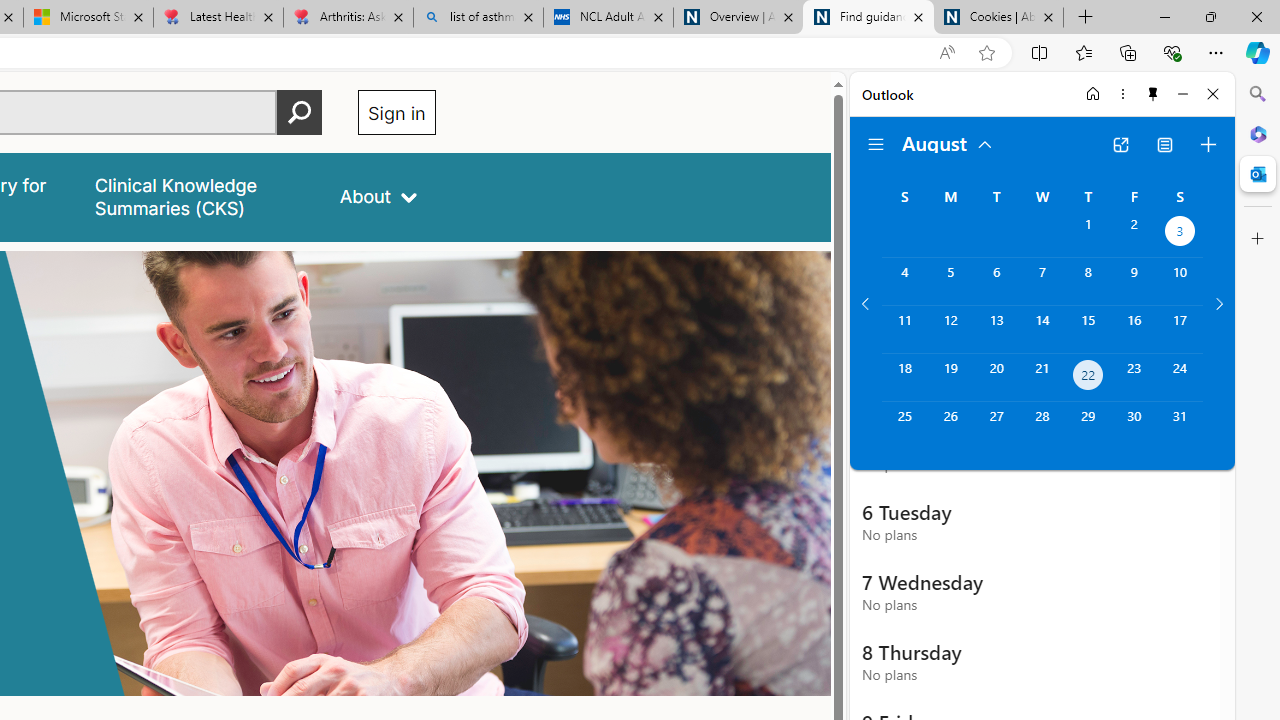  I want to click on 'Saturday, August 10, 2024. ', so click(1180, 281).